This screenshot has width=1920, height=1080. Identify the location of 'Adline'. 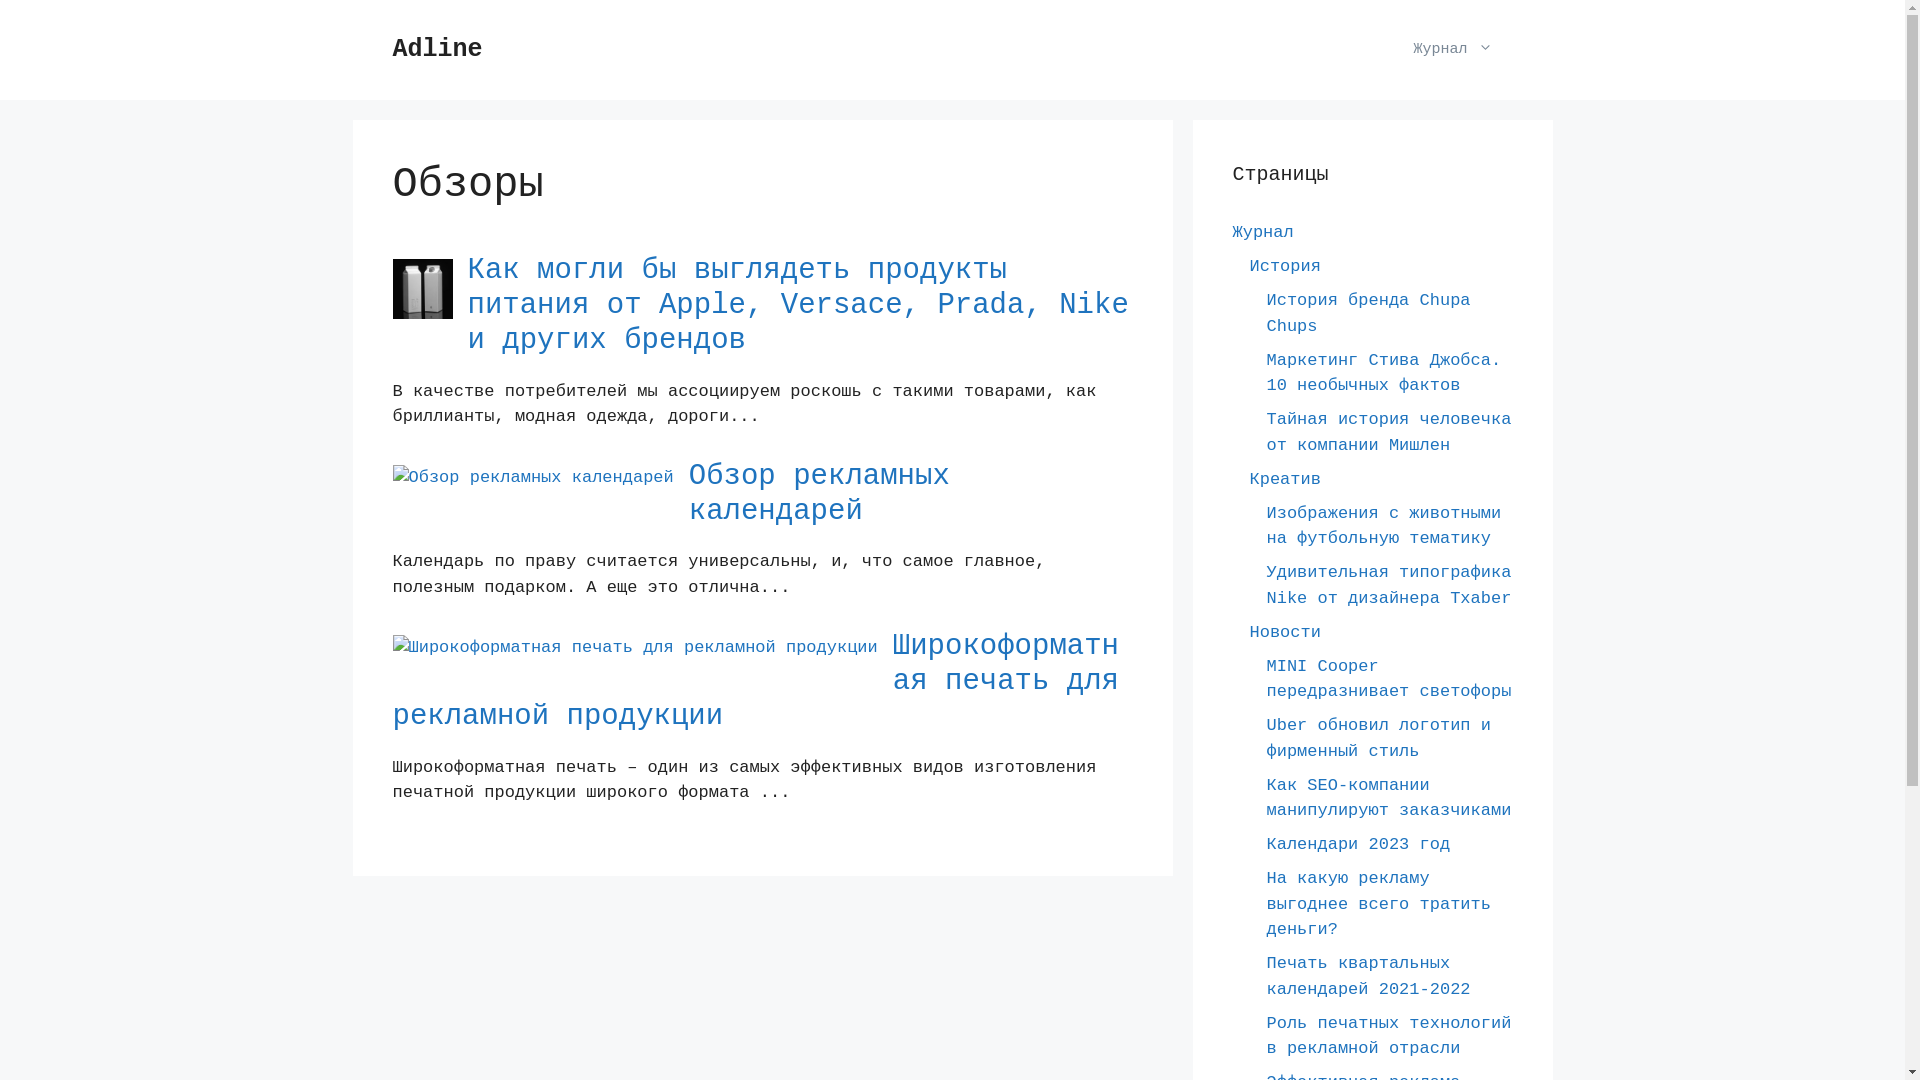
(392, 48).